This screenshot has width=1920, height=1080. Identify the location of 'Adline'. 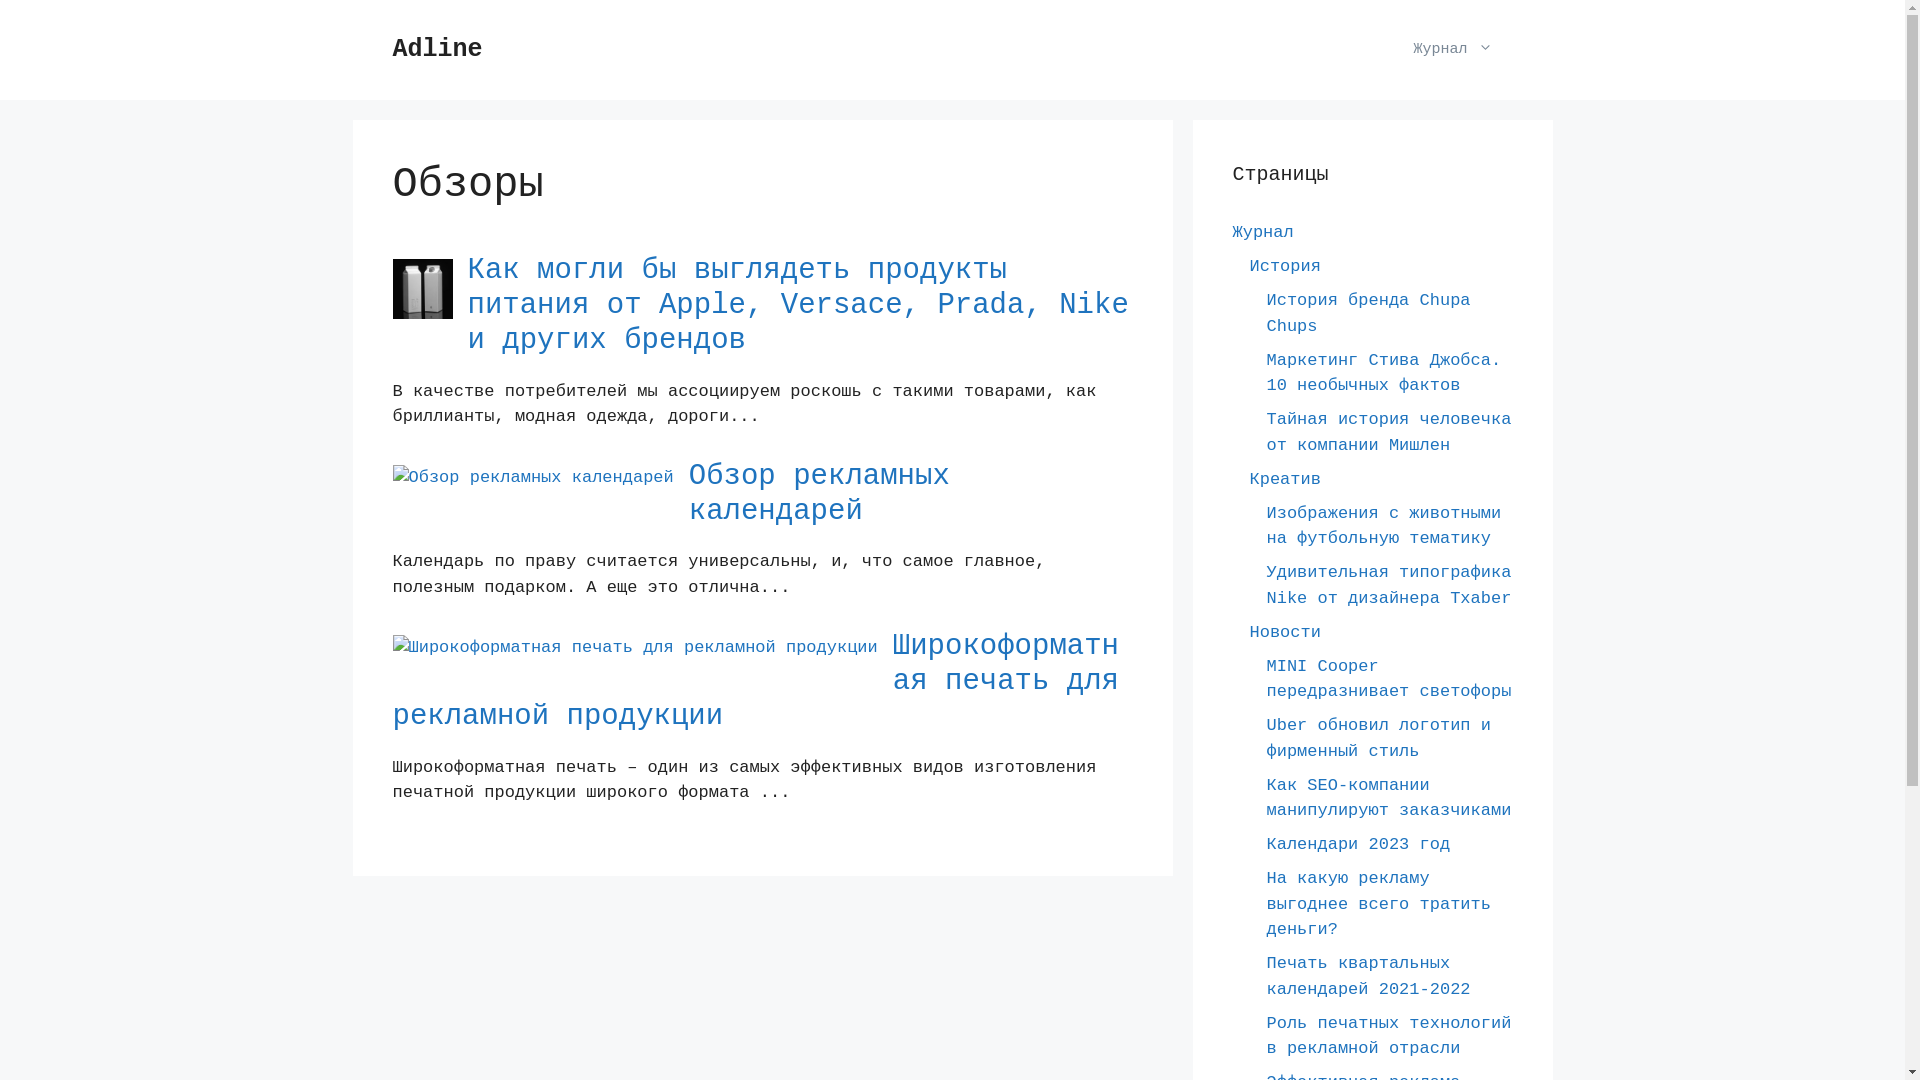
(392, 48).